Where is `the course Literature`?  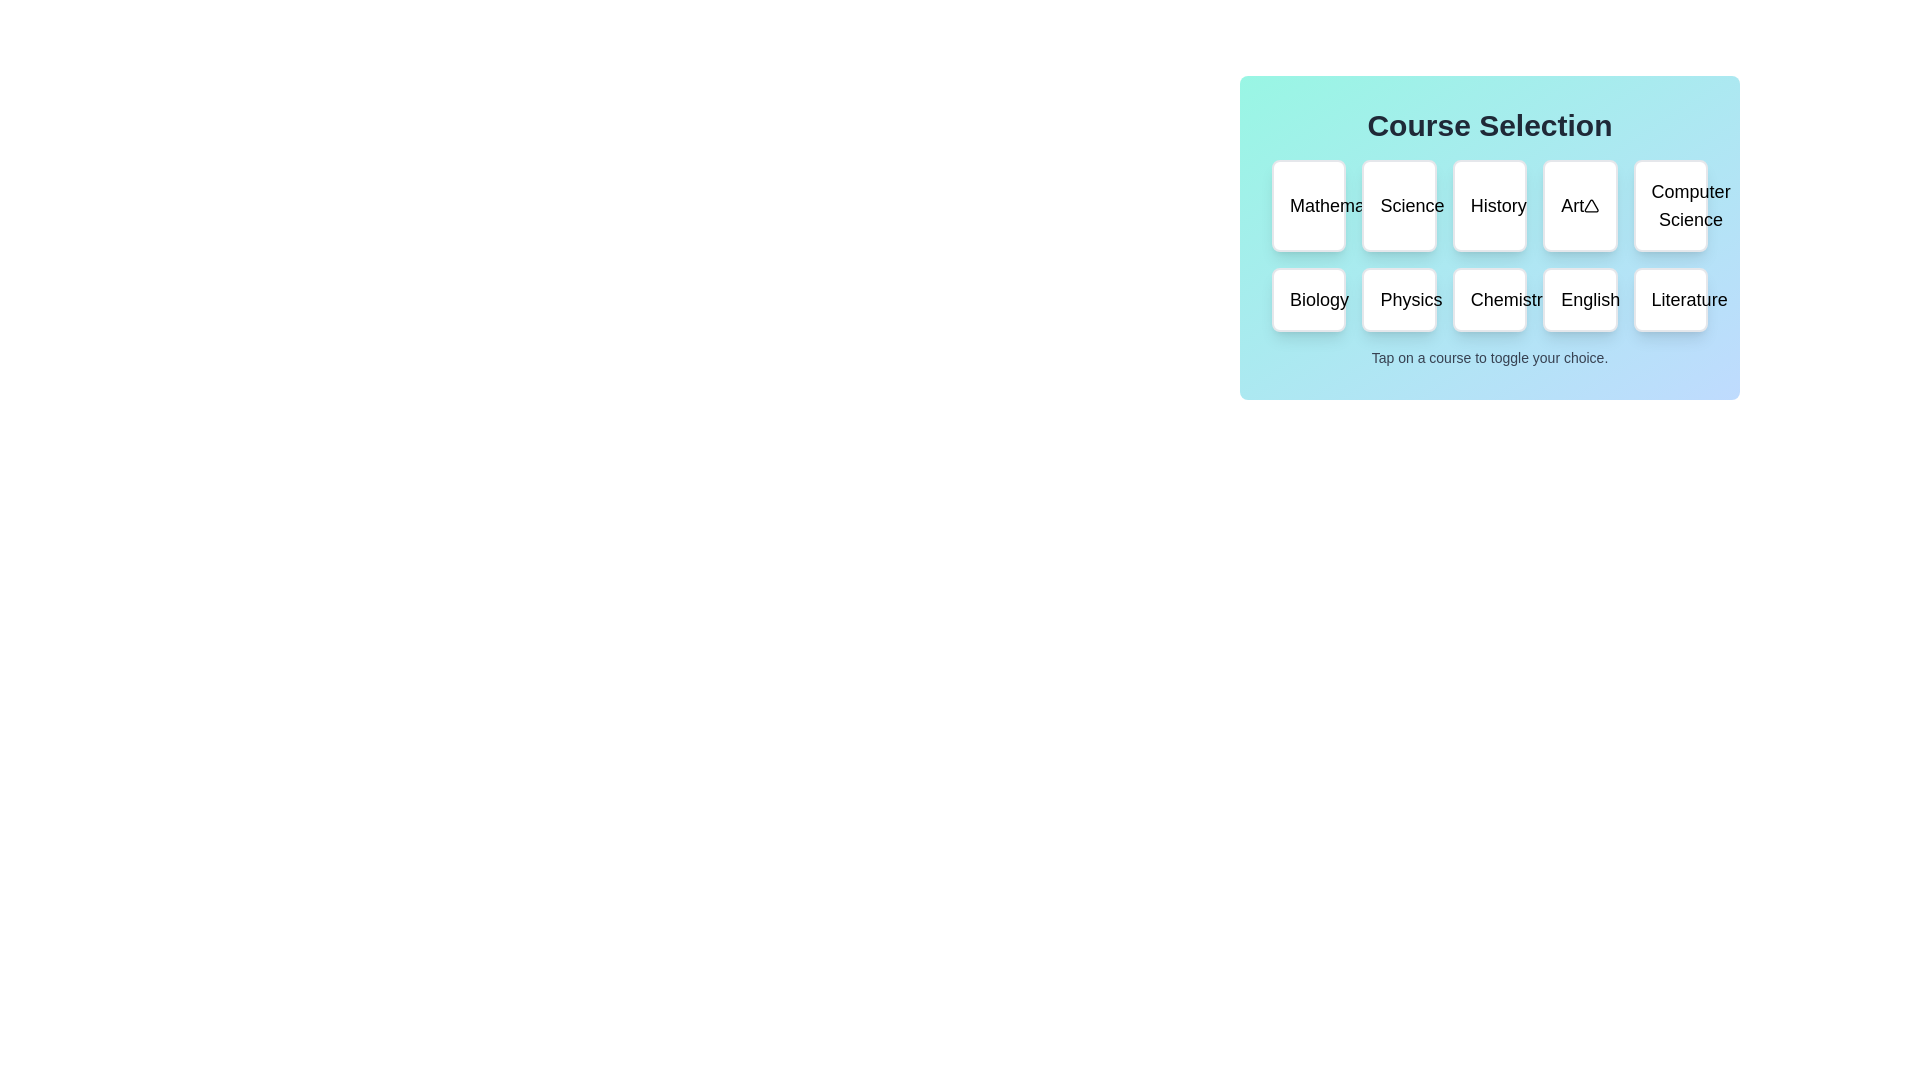
the course Literature is located at coordinates (1670, 300).